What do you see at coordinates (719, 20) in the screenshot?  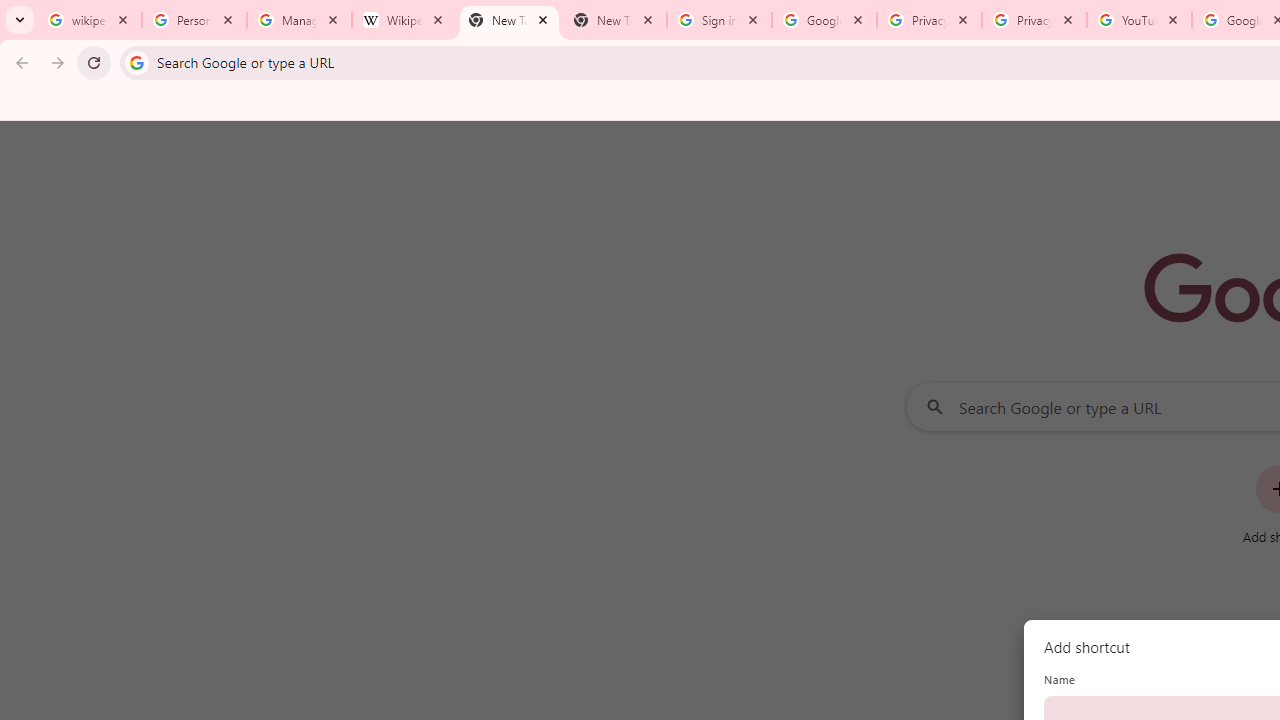 I see `'Sign in - Google Accounts'` at bounding box center [719, 20].